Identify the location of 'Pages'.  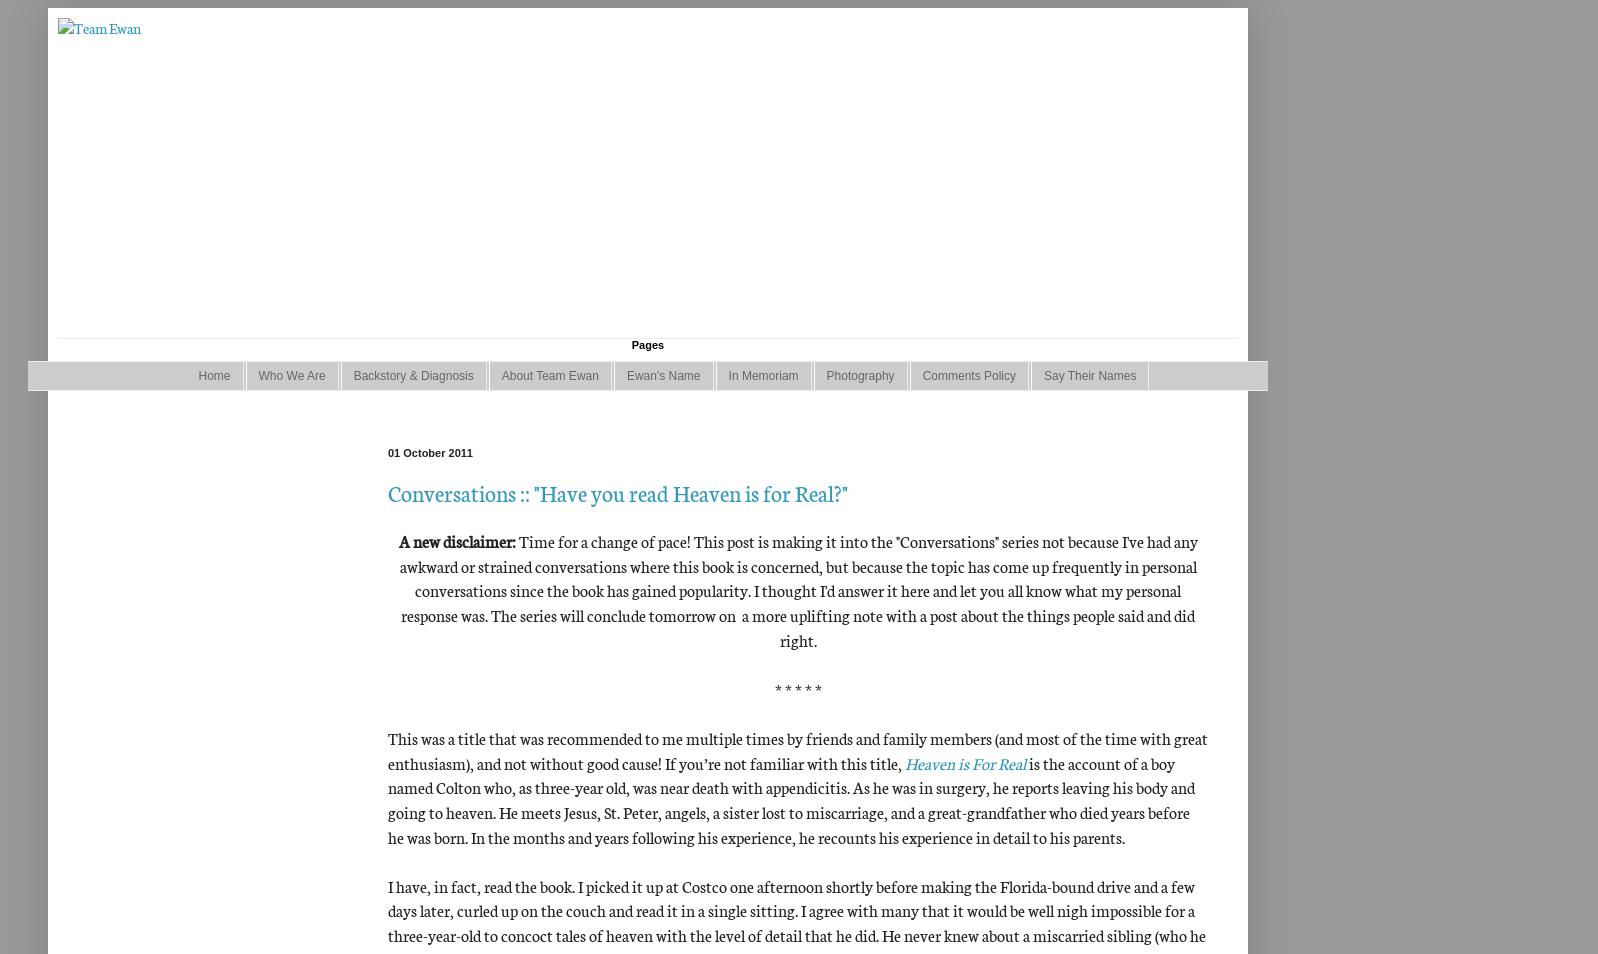
(647, 344).